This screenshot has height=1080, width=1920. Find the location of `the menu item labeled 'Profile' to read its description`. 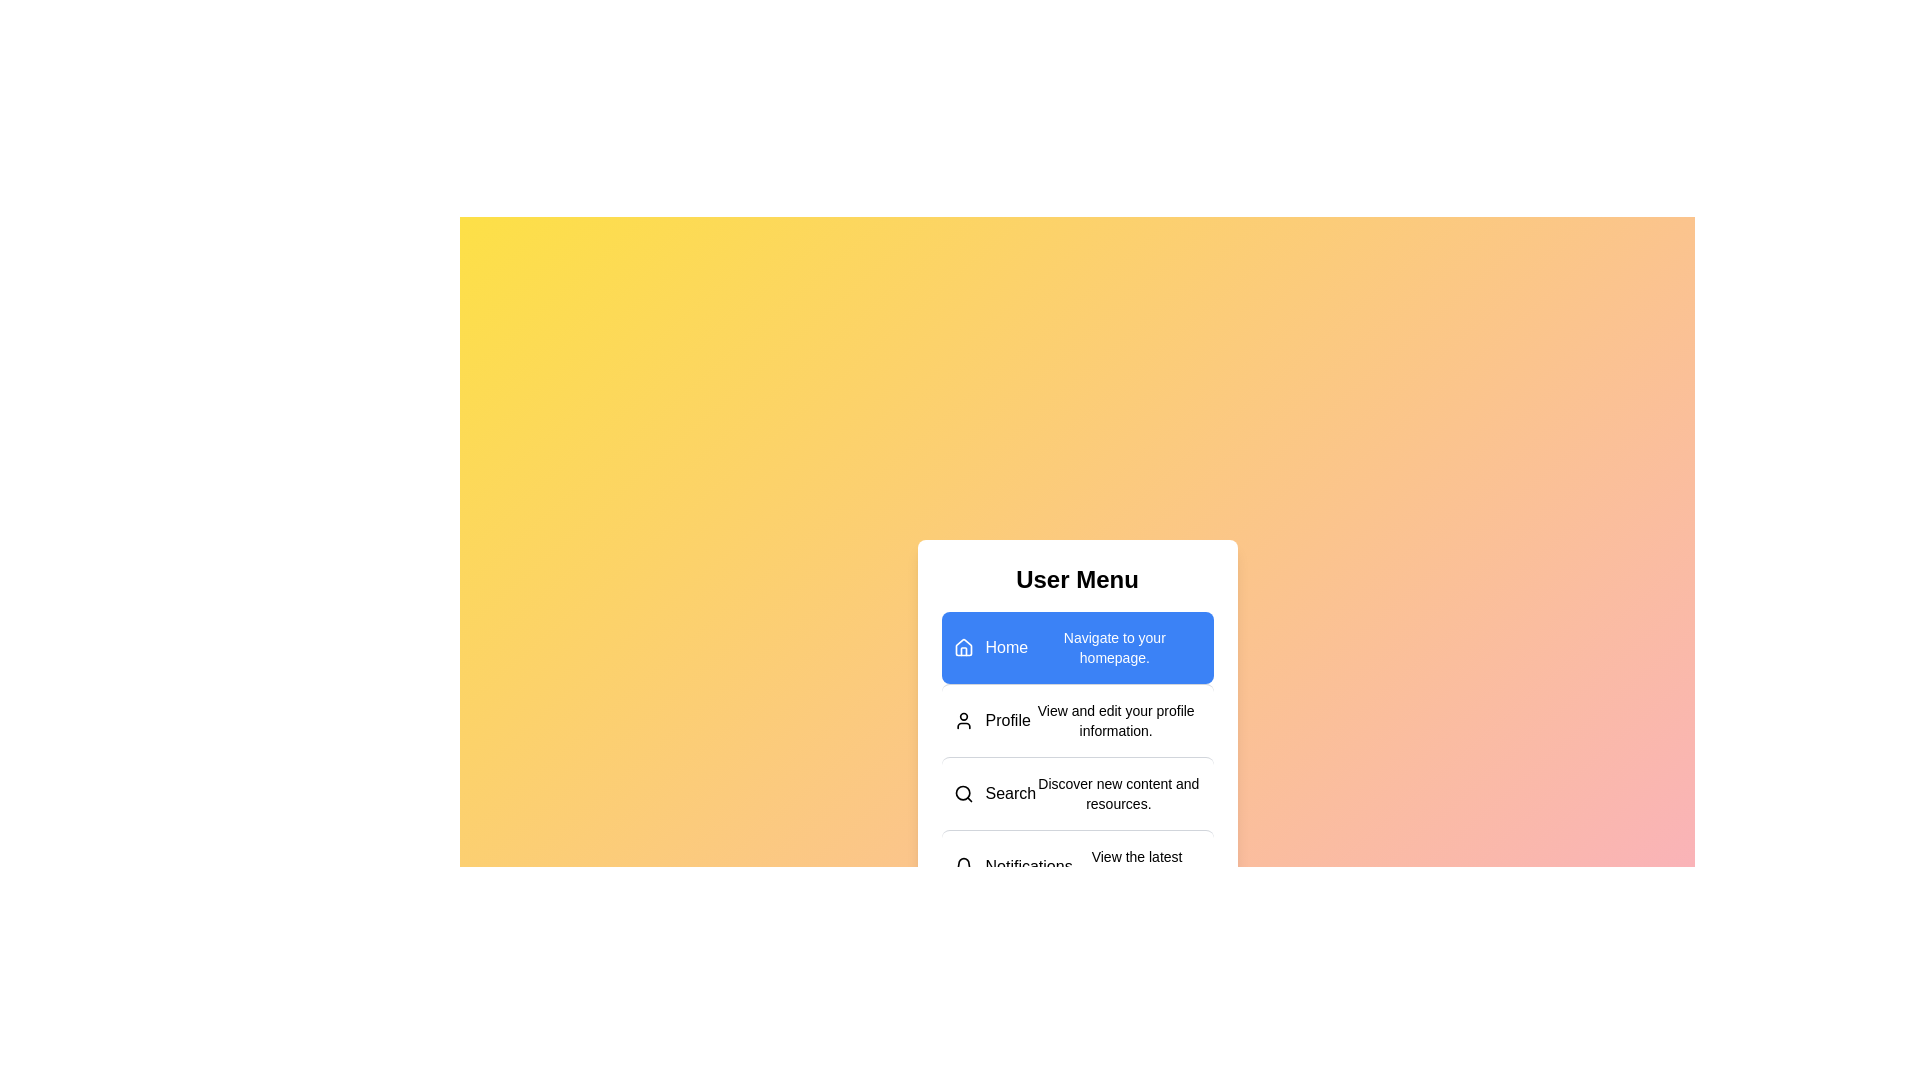

the menu item labeled 'Profile' to read its description is located at coordinates (1076, 720).